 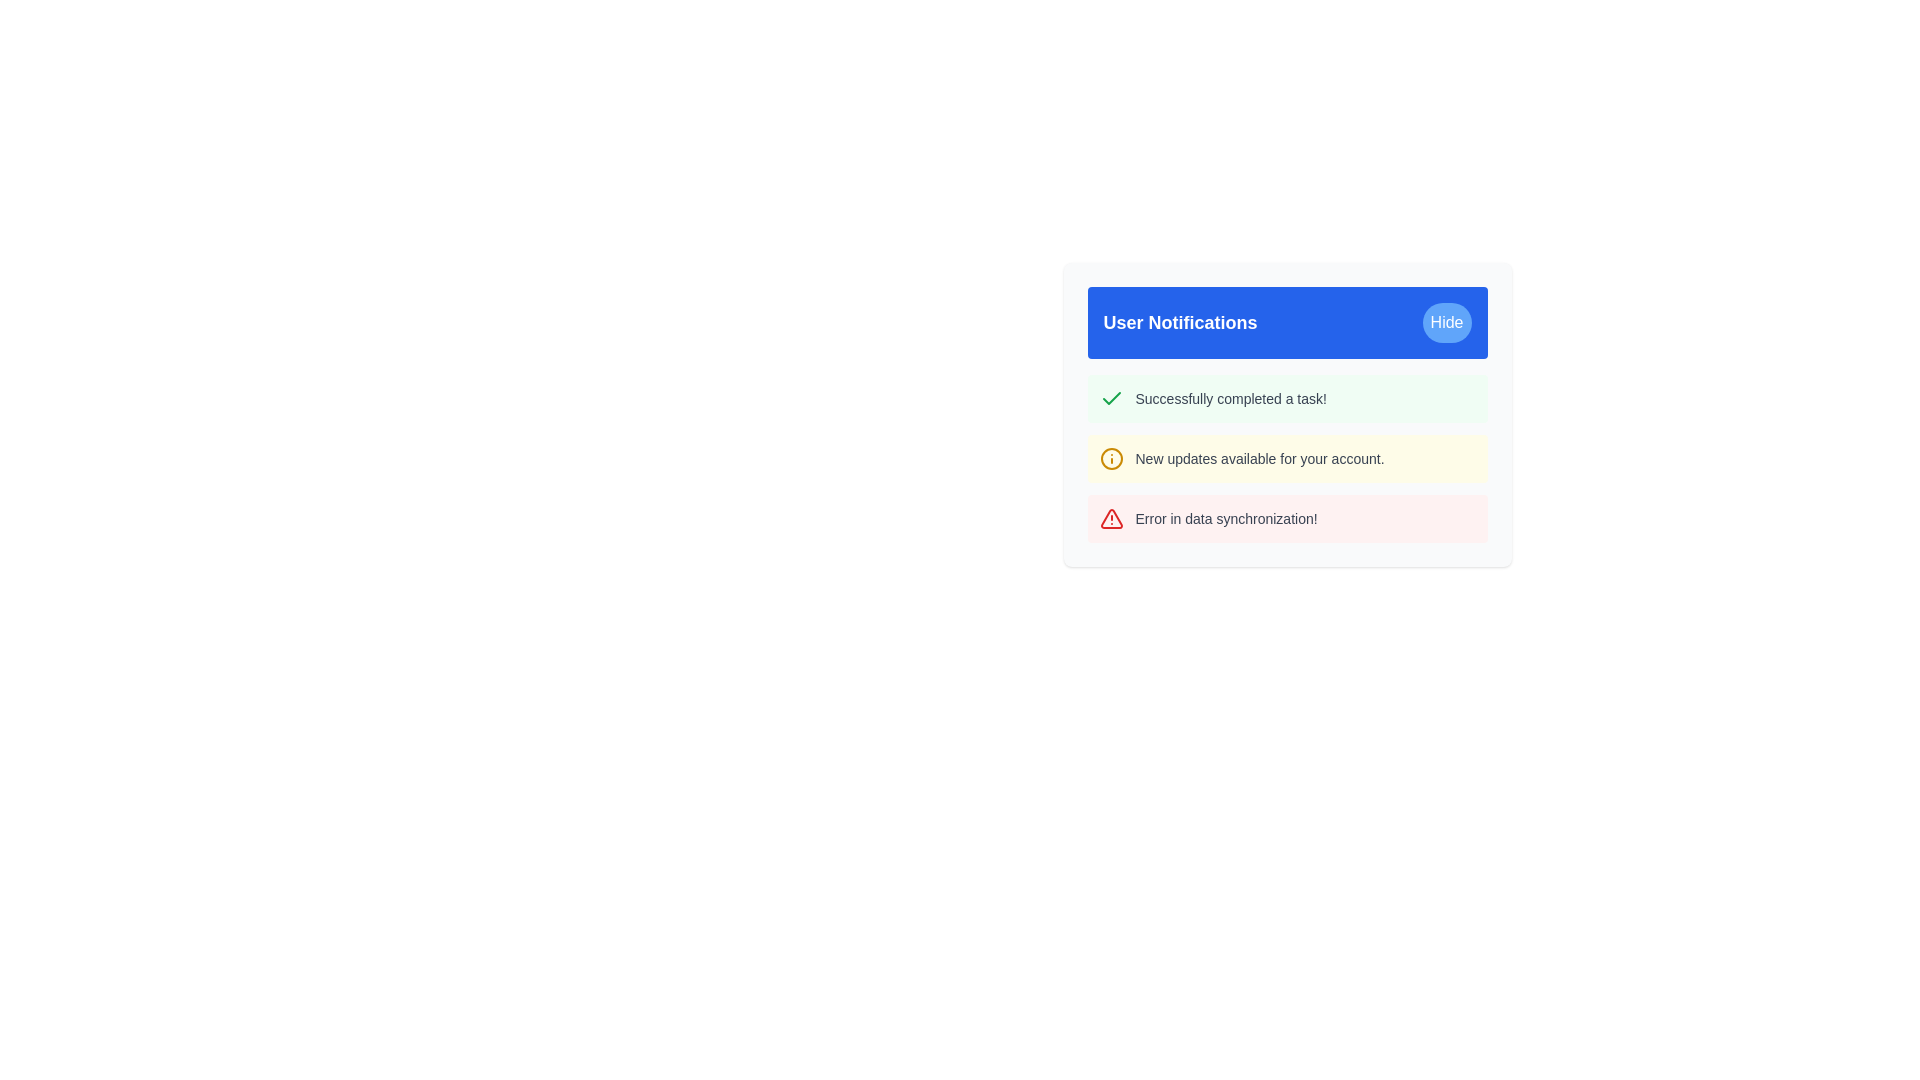 I want to click on the title label of the notifications section, which is located in the upper-left part of the notification box, aligned to the left of the 'Hide' element, so click(x=1180, y=322).